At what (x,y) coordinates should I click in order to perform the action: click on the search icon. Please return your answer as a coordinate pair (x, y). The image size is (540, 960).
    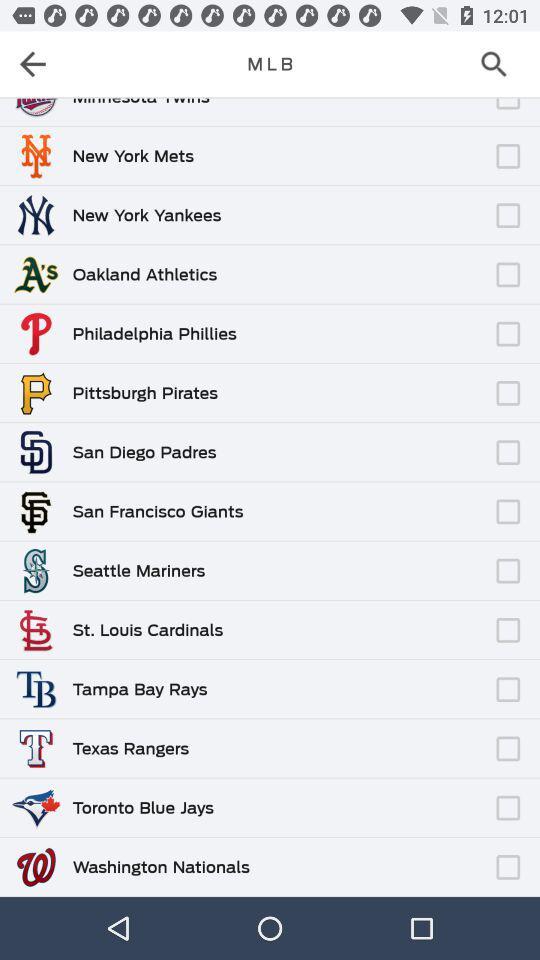
    Looking at the image, I should click on (499, 64).